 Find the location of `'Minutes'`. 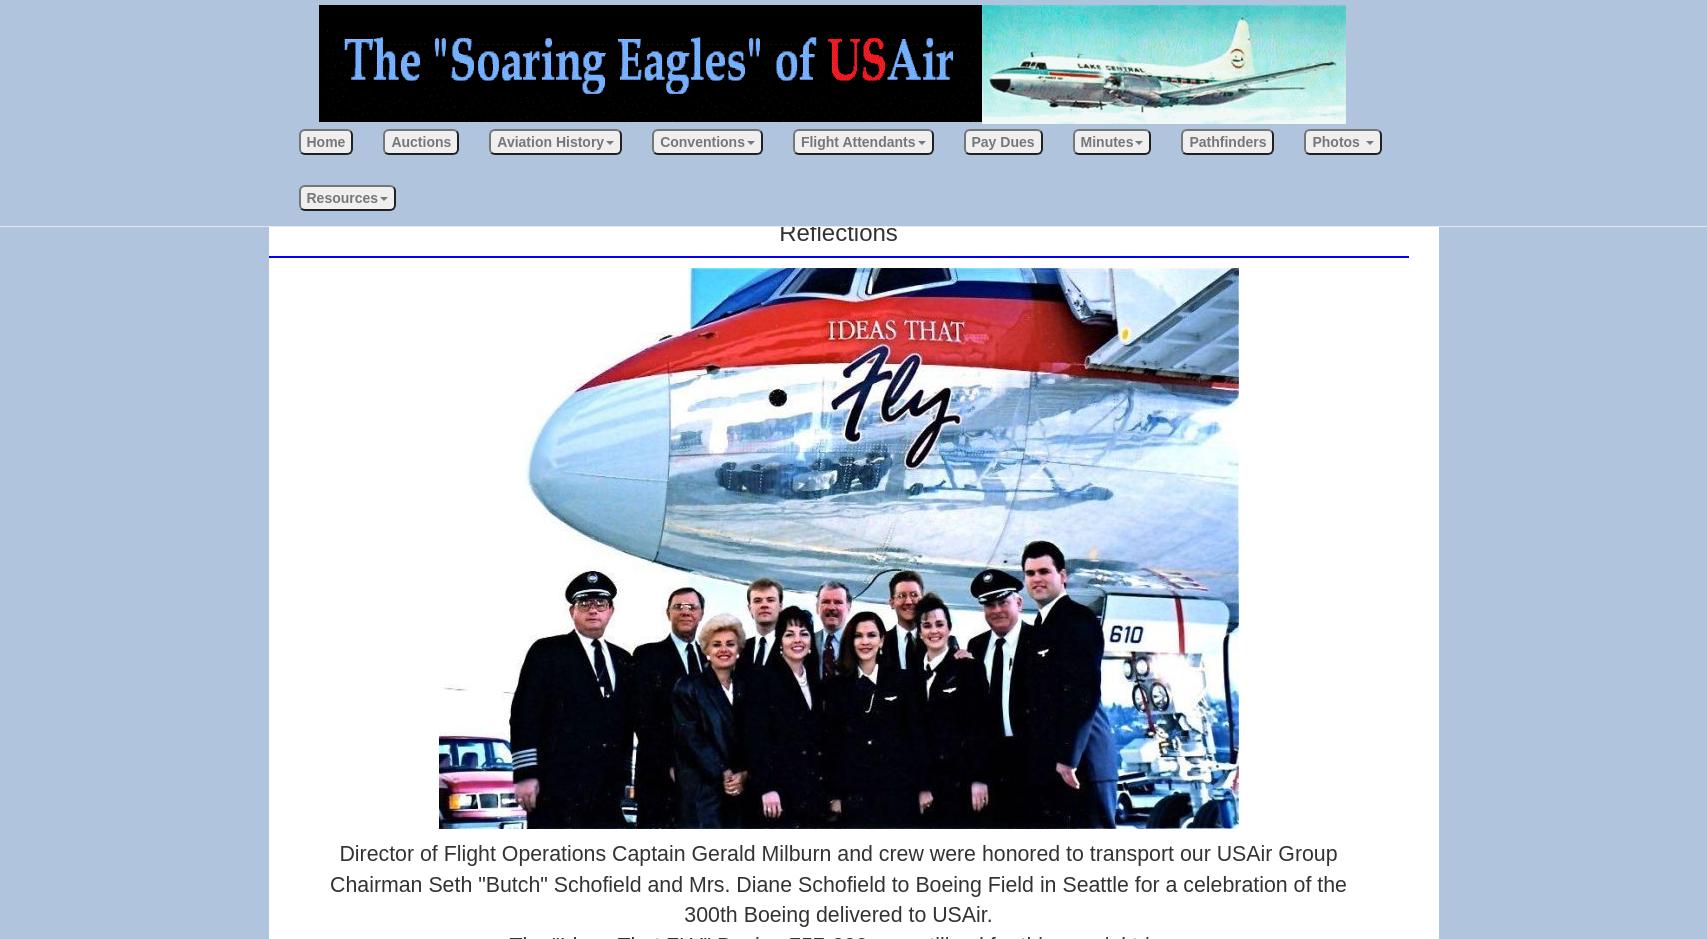

'Minutes' is located at coordinates (1105, 140).